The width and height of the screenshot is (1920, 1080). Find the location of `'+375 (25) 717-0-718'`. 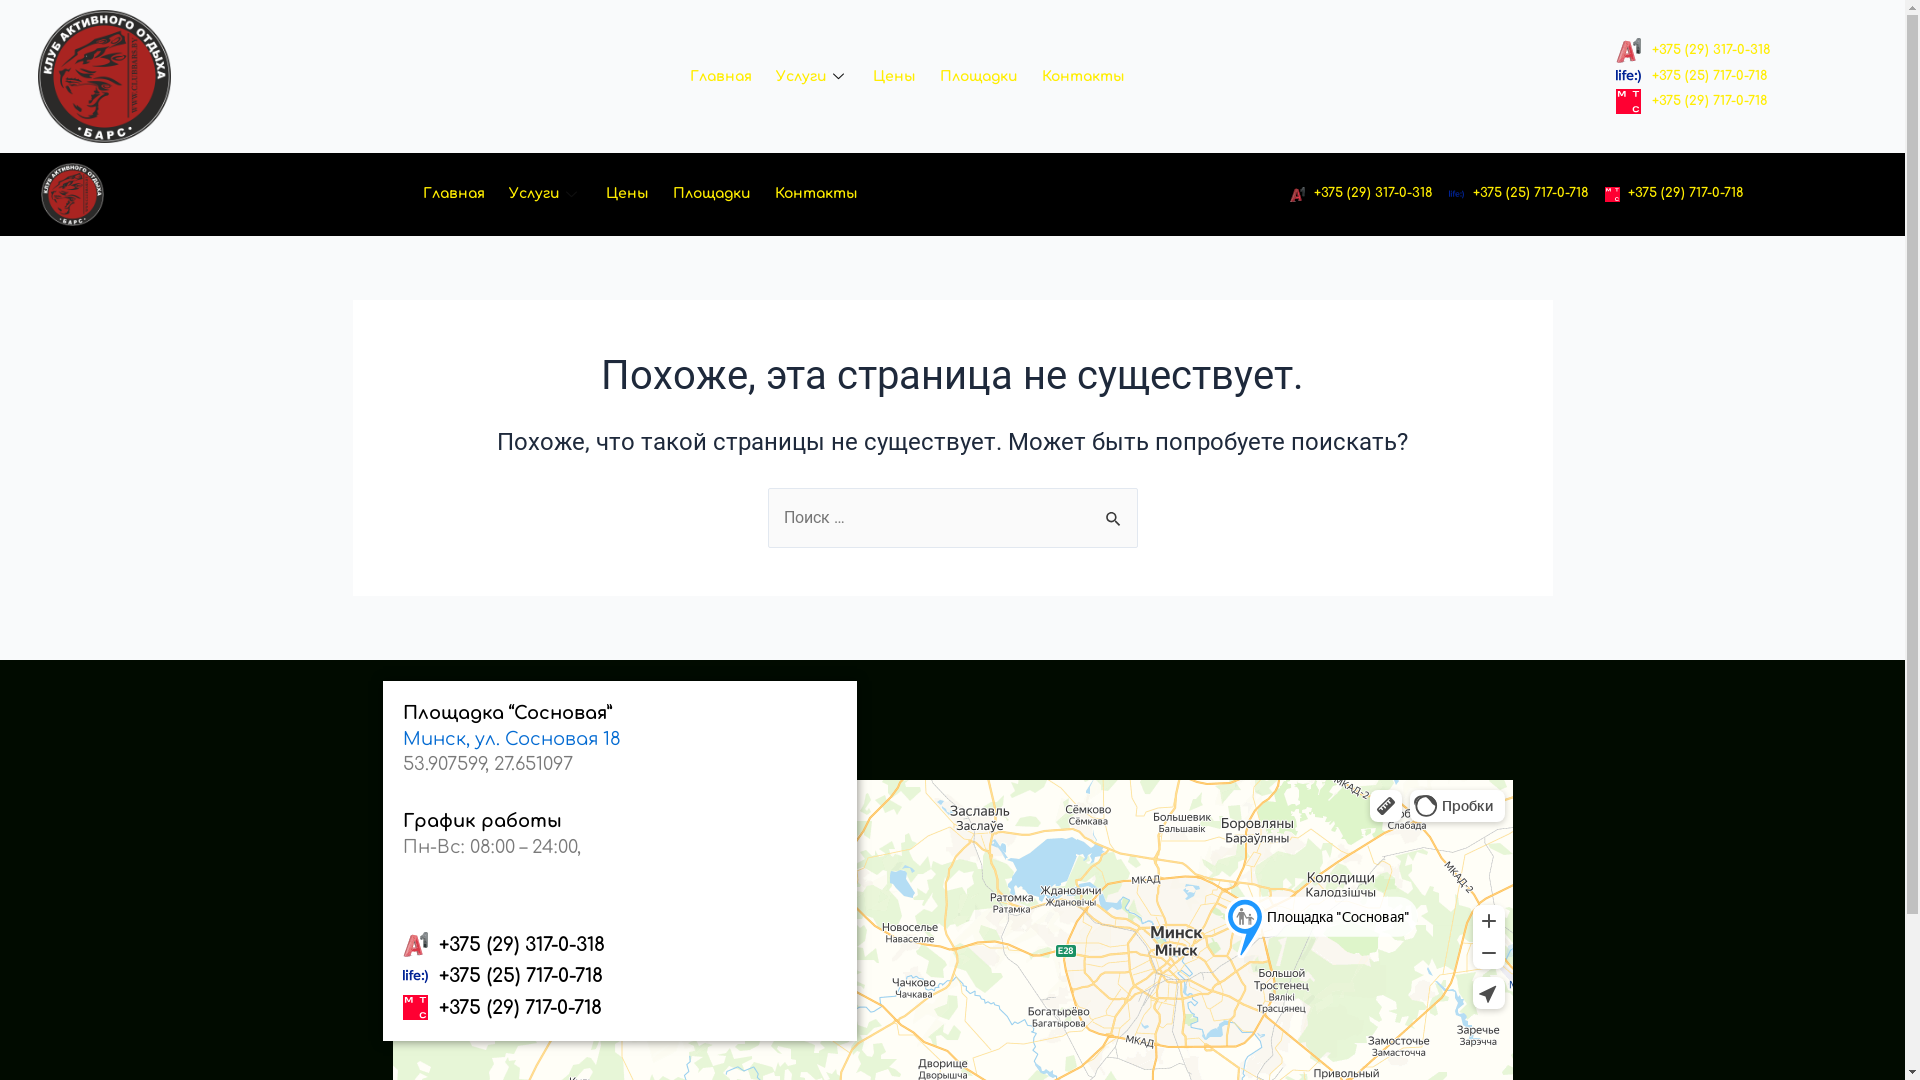

'+375 (25) 717-0-718' is located at coordinates (618, 974).